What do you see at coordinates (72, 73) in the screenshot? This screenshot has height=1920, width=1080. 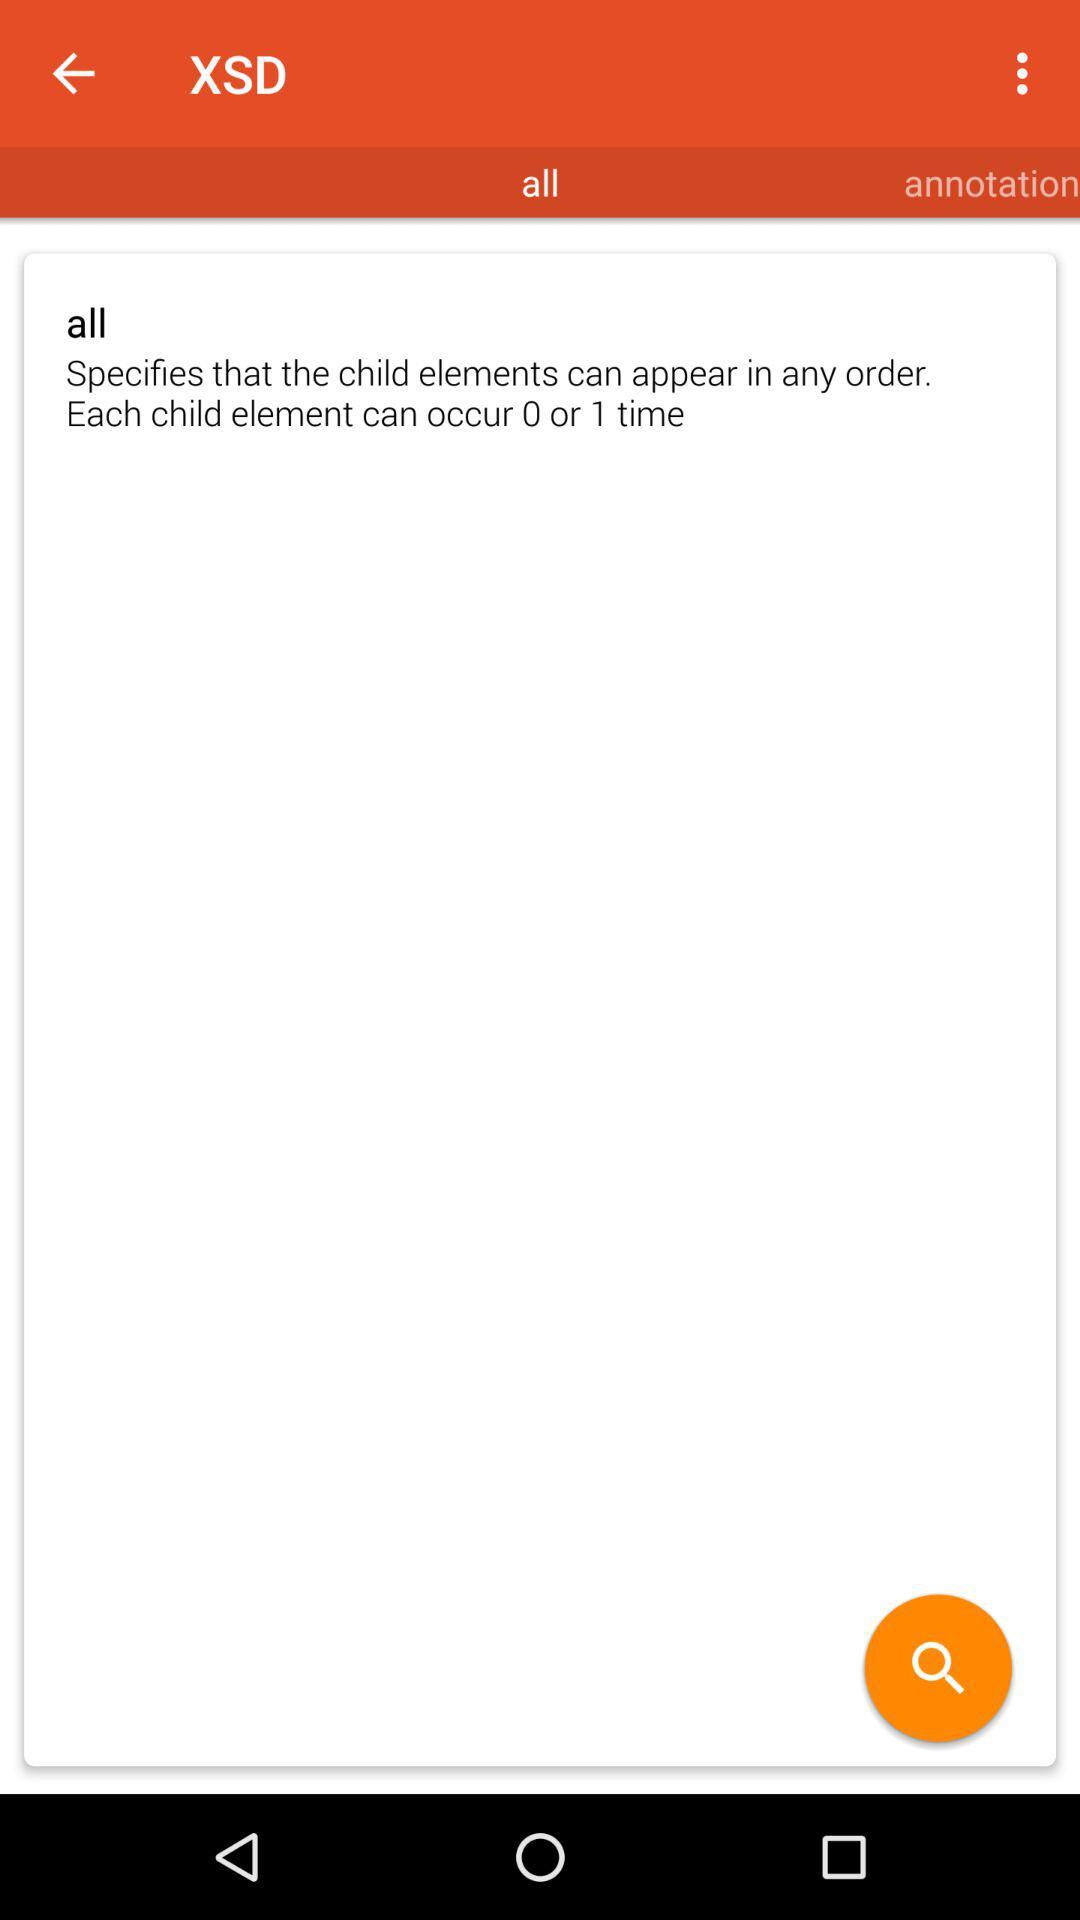 I see `item to the left of xsd icon` at bounding box center [72, 73].